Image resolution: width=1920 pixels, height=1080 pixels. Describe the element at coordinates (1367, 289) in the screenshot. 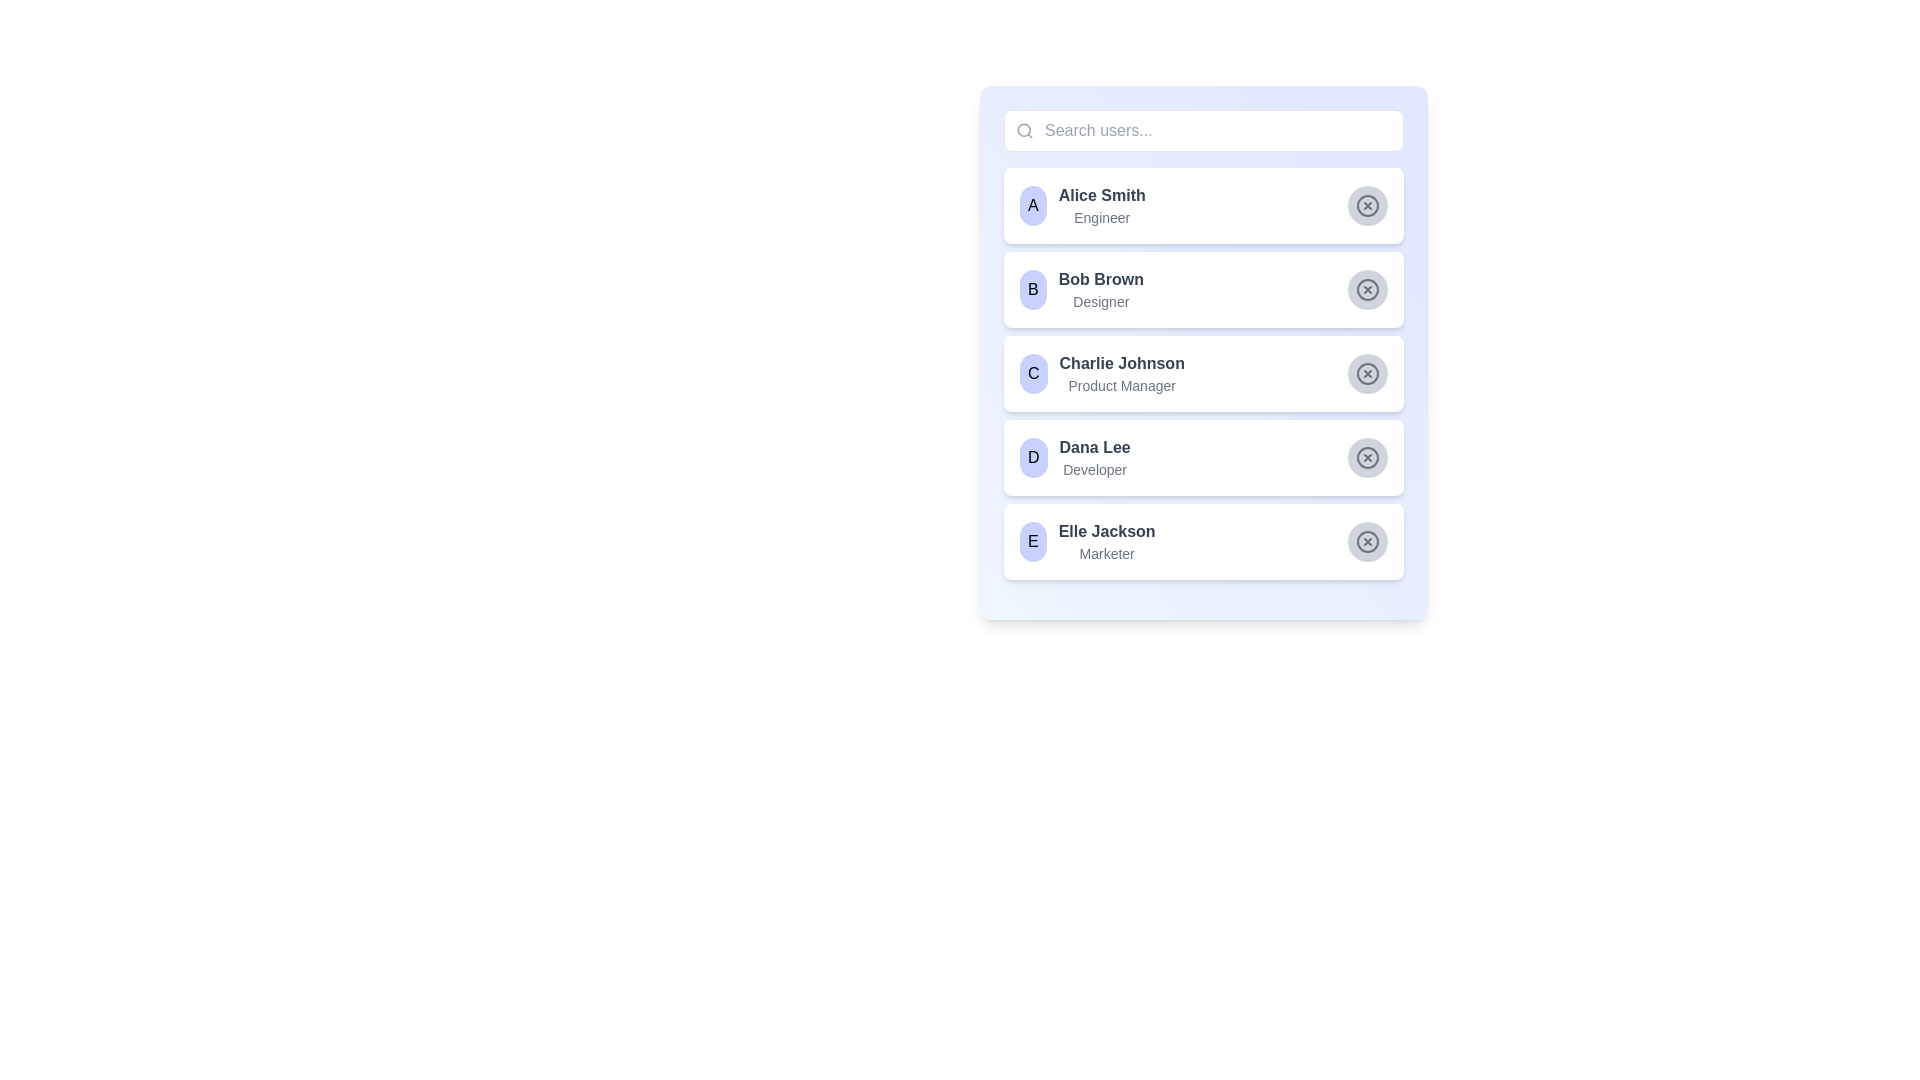

I see `the SVG Circle within the close button of the second item 'Bob Brown Designer' in the vertical list` at that location.